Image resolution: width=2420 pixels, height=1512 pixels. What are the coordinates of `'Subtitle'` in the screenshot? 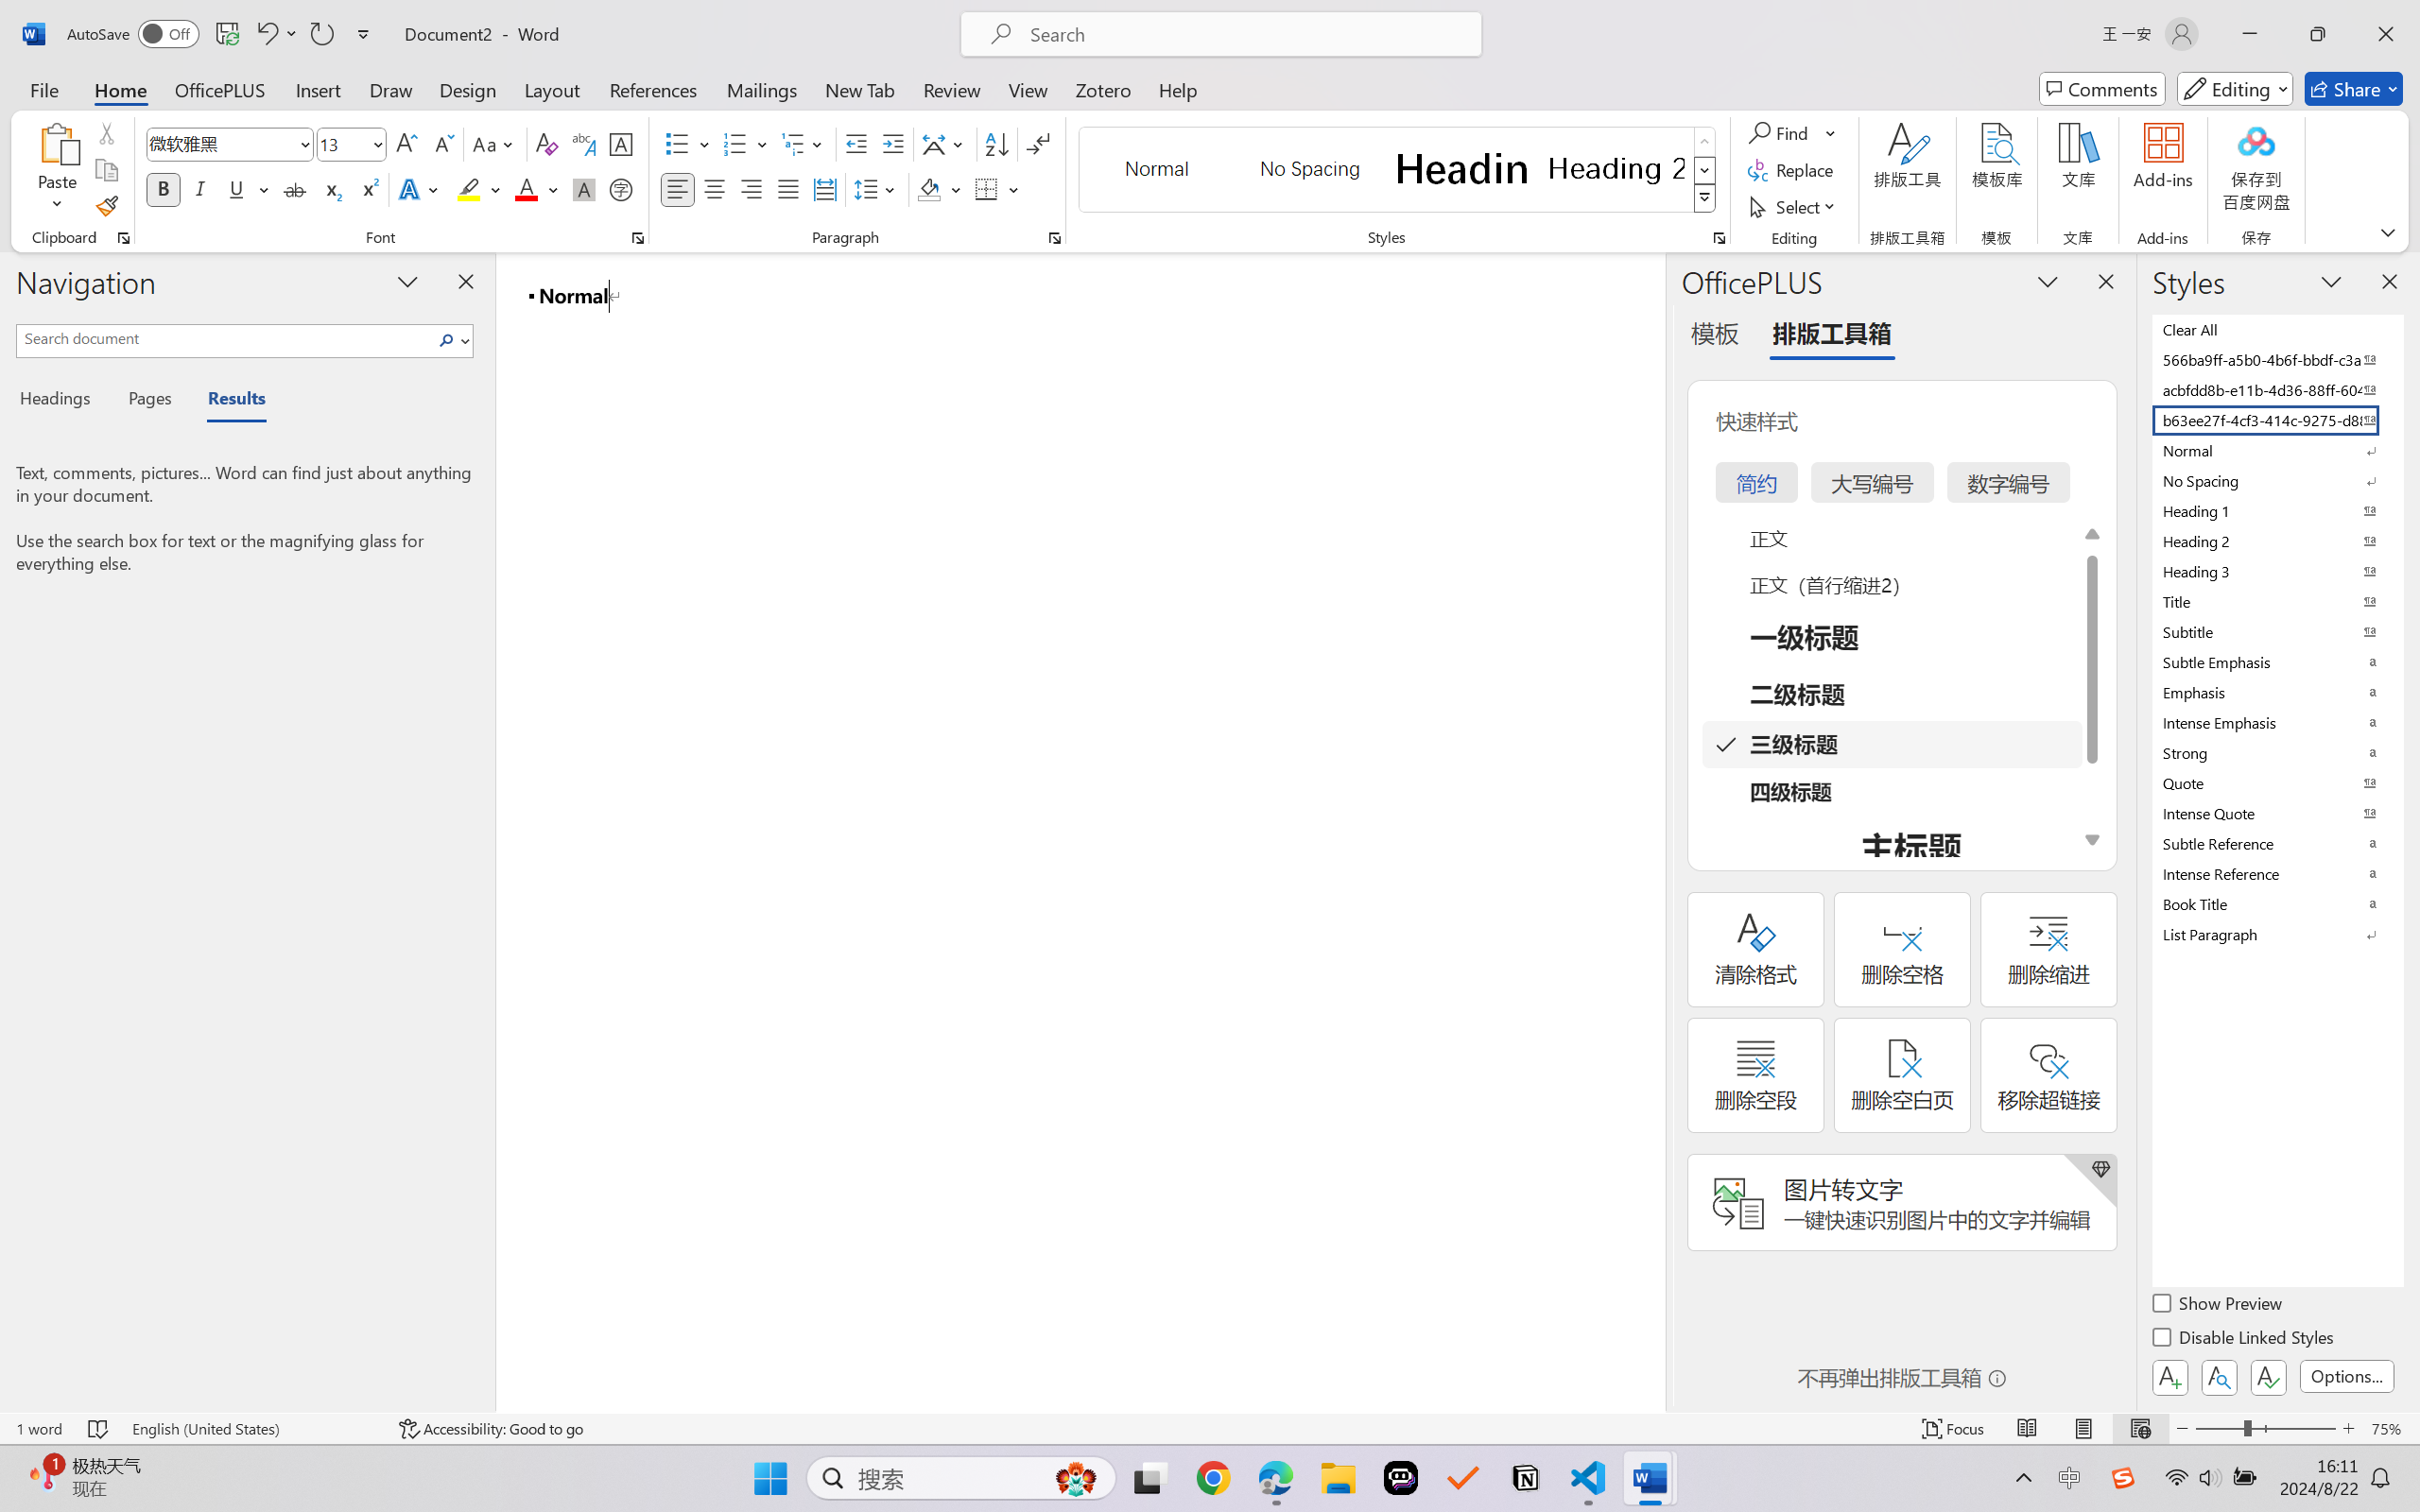 It's located at (2275, 631).